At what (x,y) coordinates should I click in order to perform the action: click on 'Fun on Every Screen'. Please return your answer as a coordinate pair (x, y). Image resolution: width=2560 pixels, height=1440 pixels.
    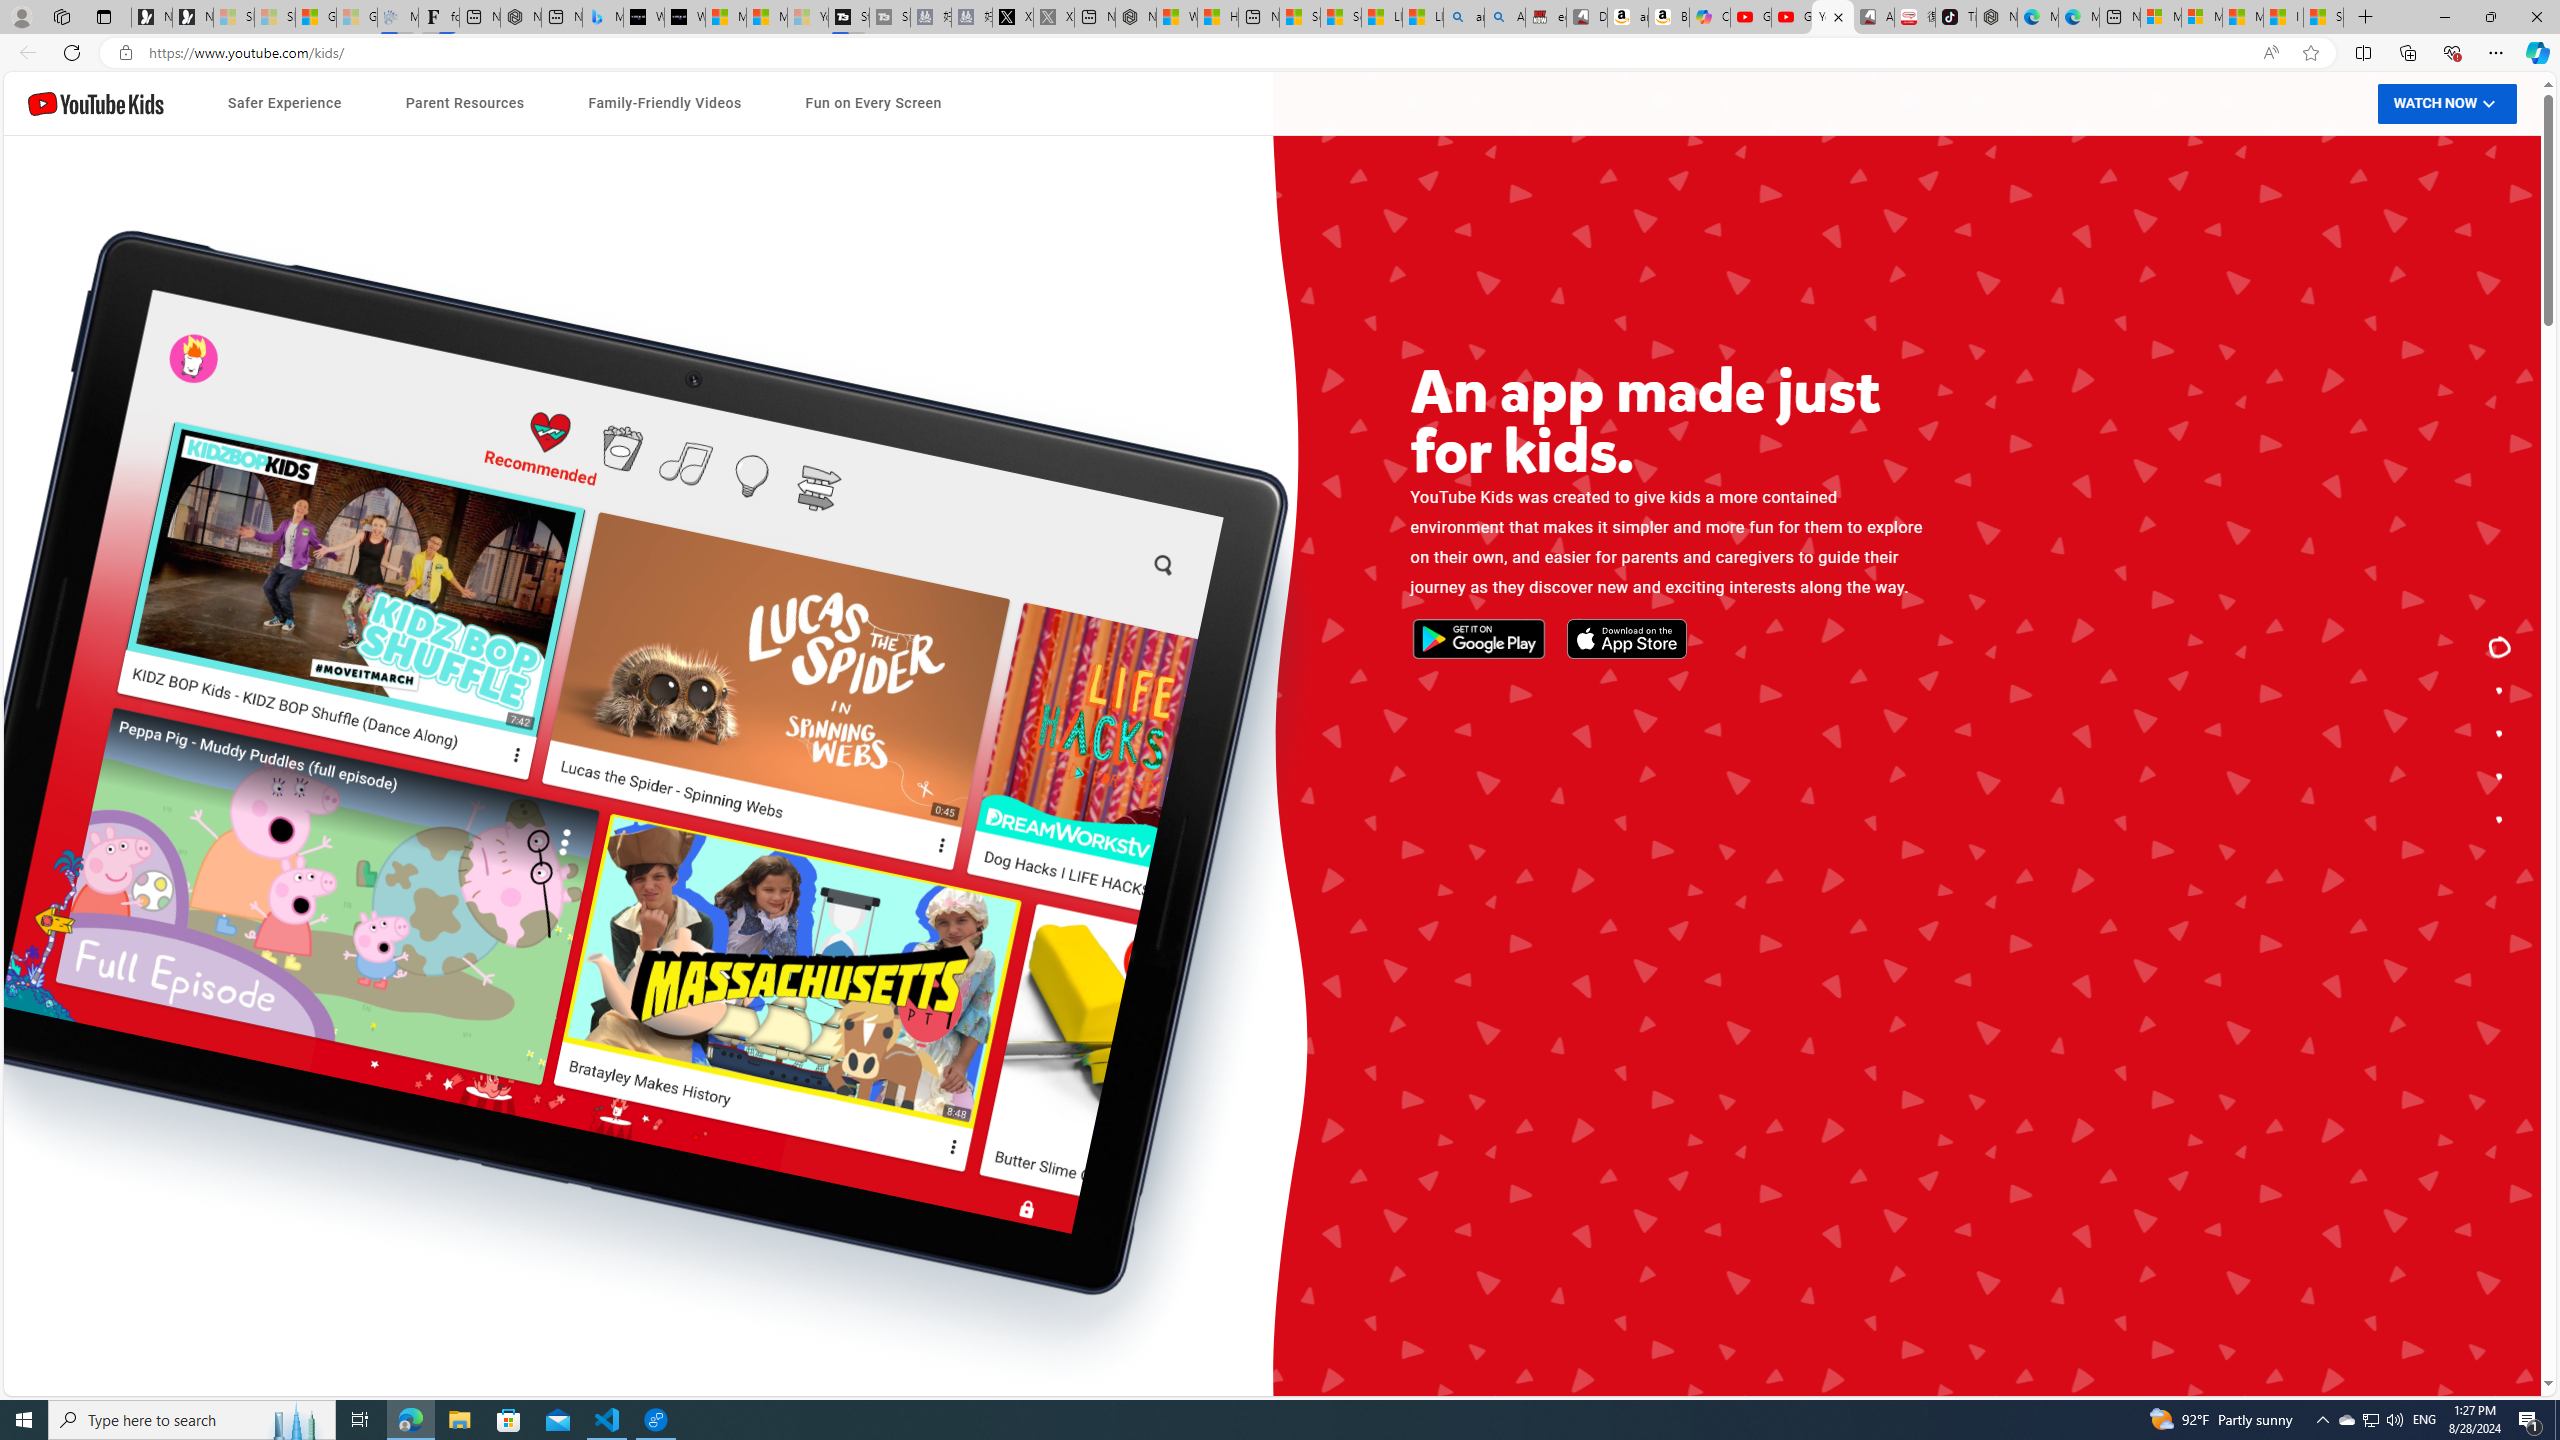
    Looking at the image, I should click on (872, 103).